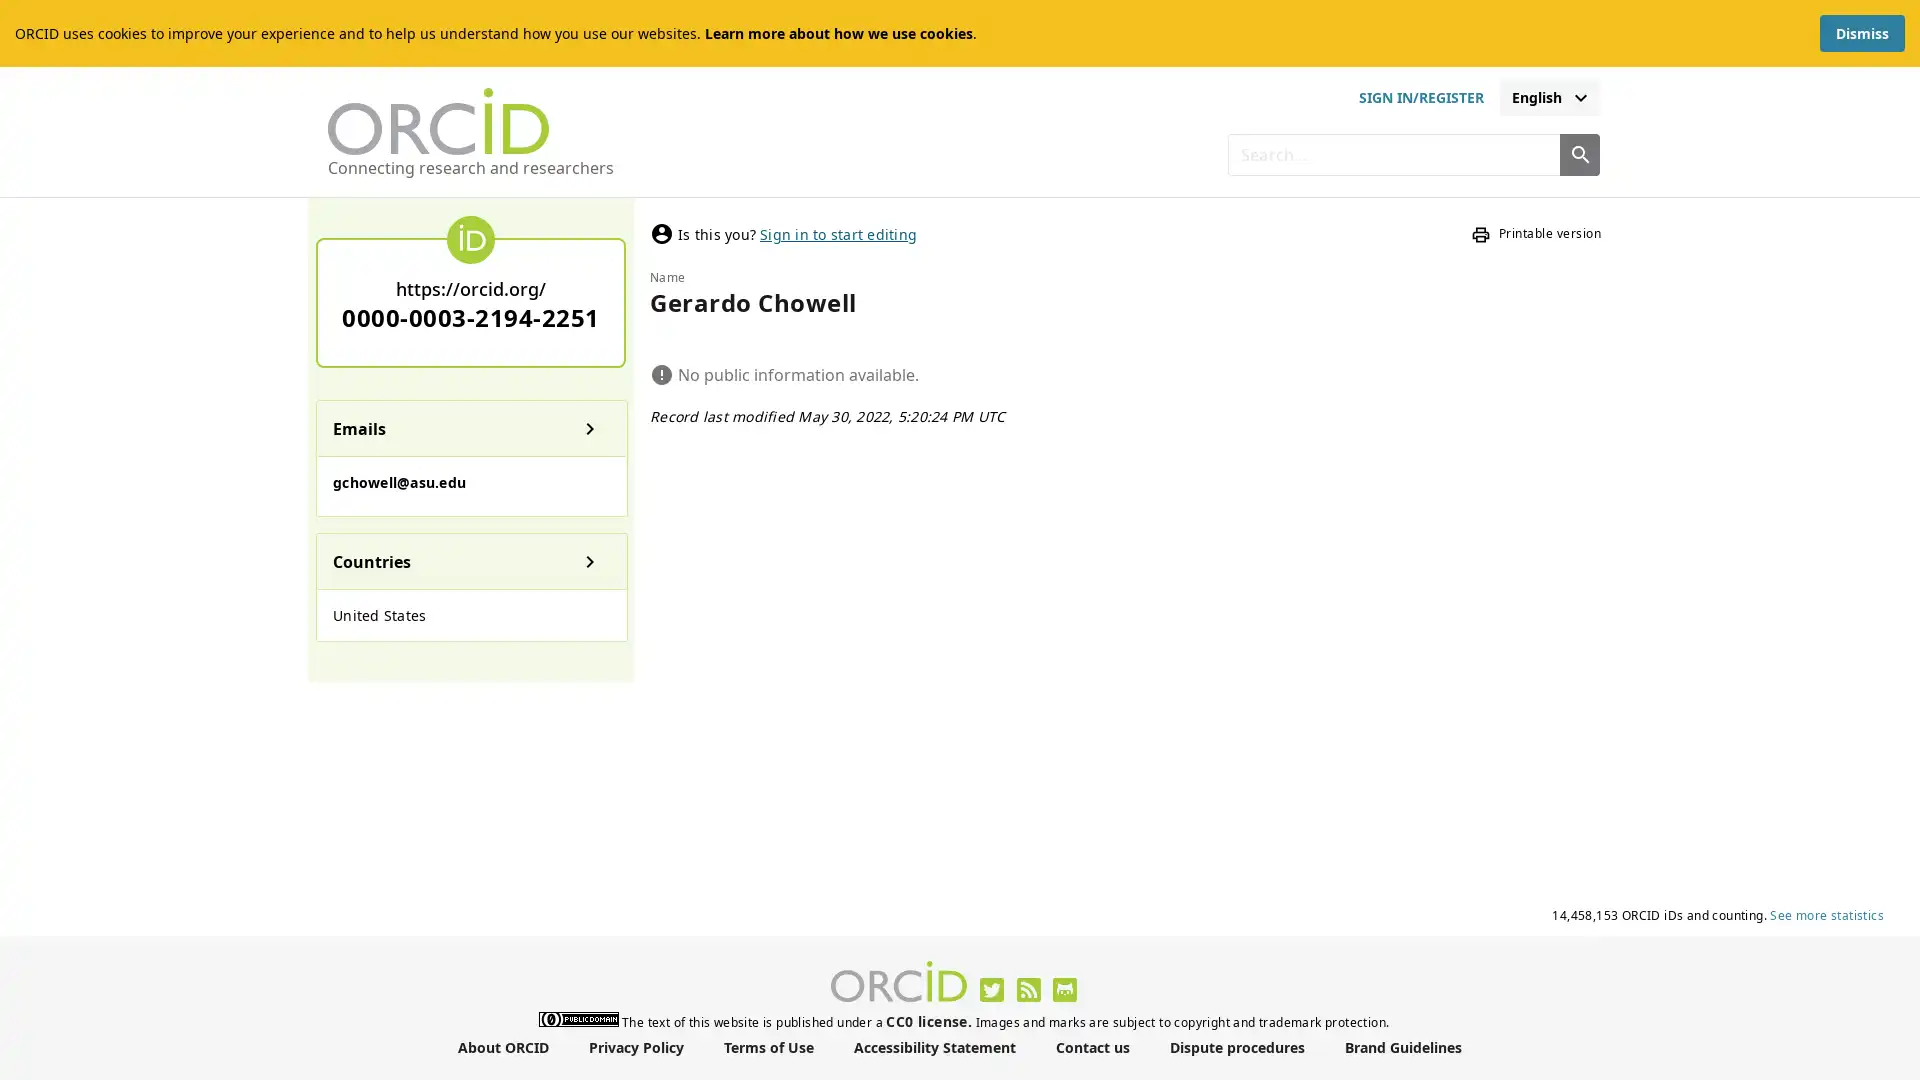 This screenshot has height=1080, width=1920. Describe the element at coordinates (1419, 97) in the screenshot. I see `sign in or register` at that location.